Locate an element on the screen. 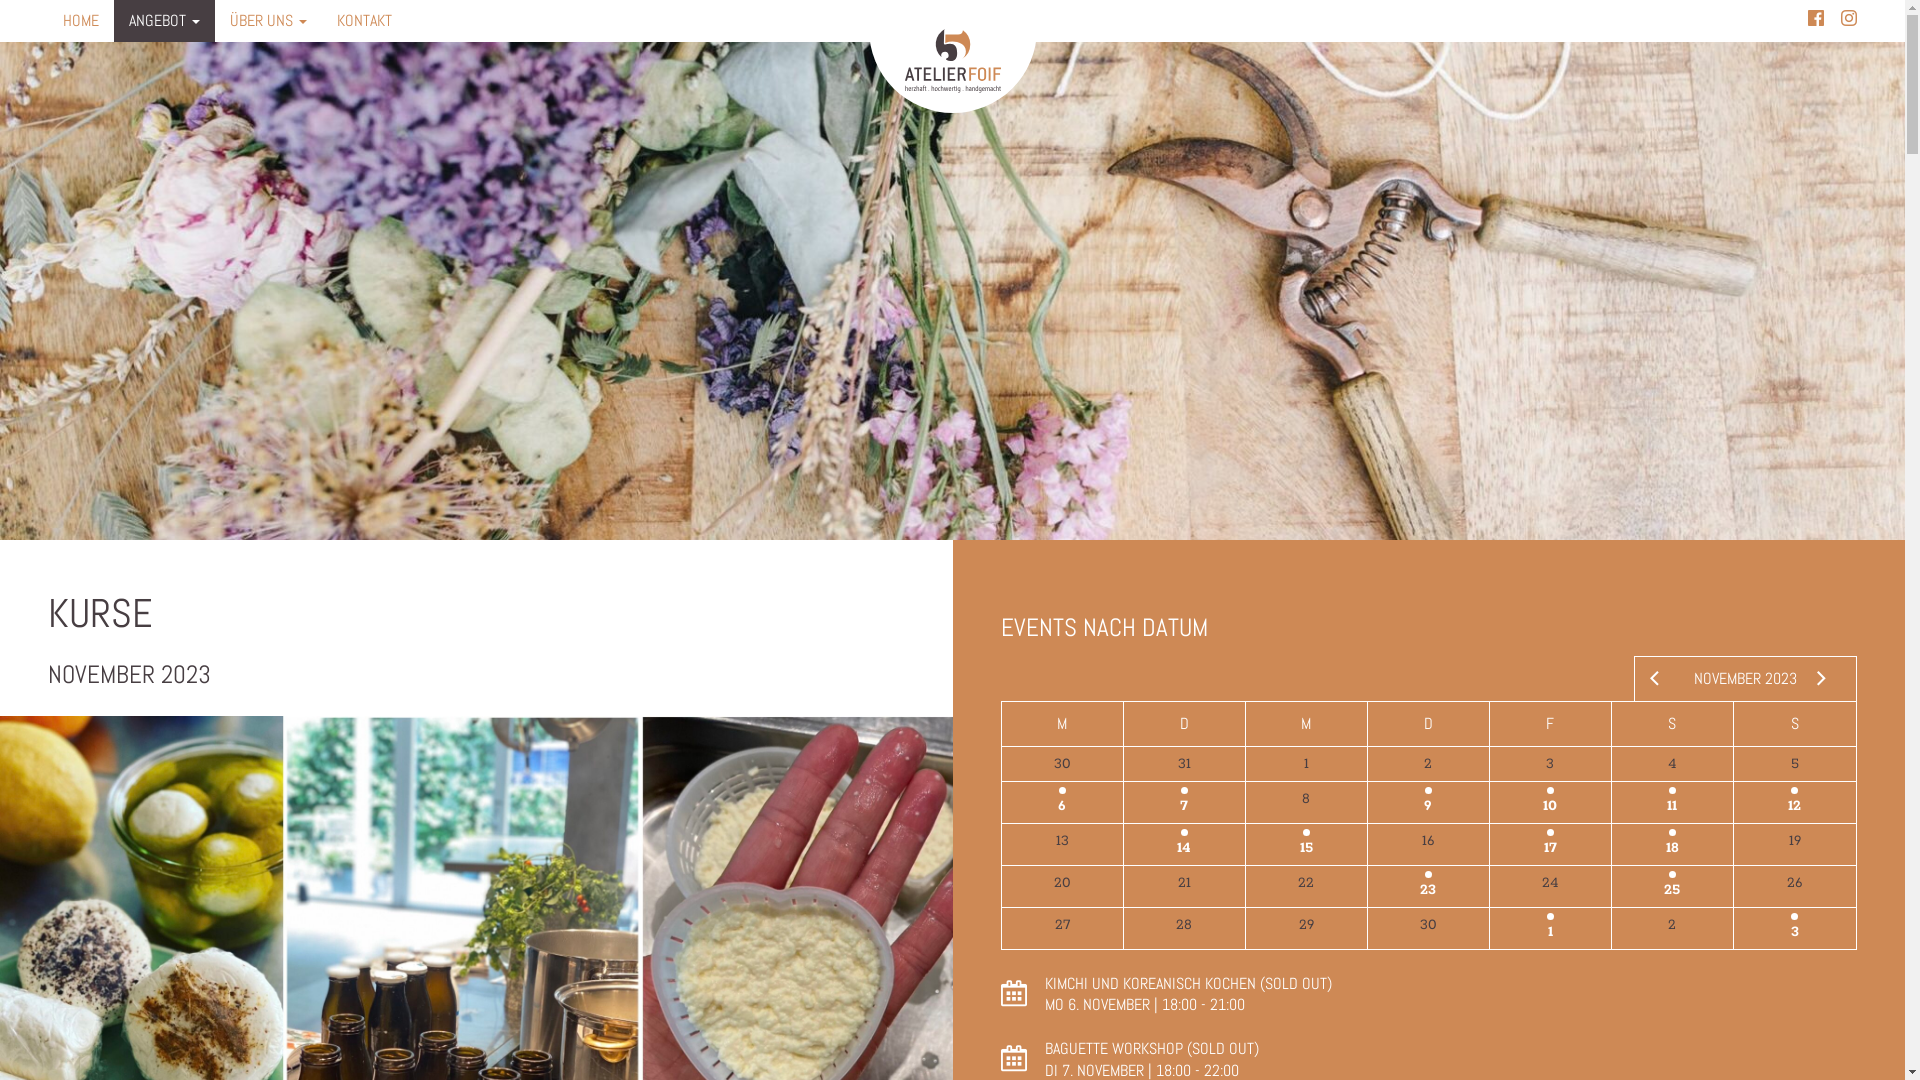 The width and height of the screenshot is (1920, 1080). '0 VERANSTALTUNGEN, is located at coordinates (1306, 928).